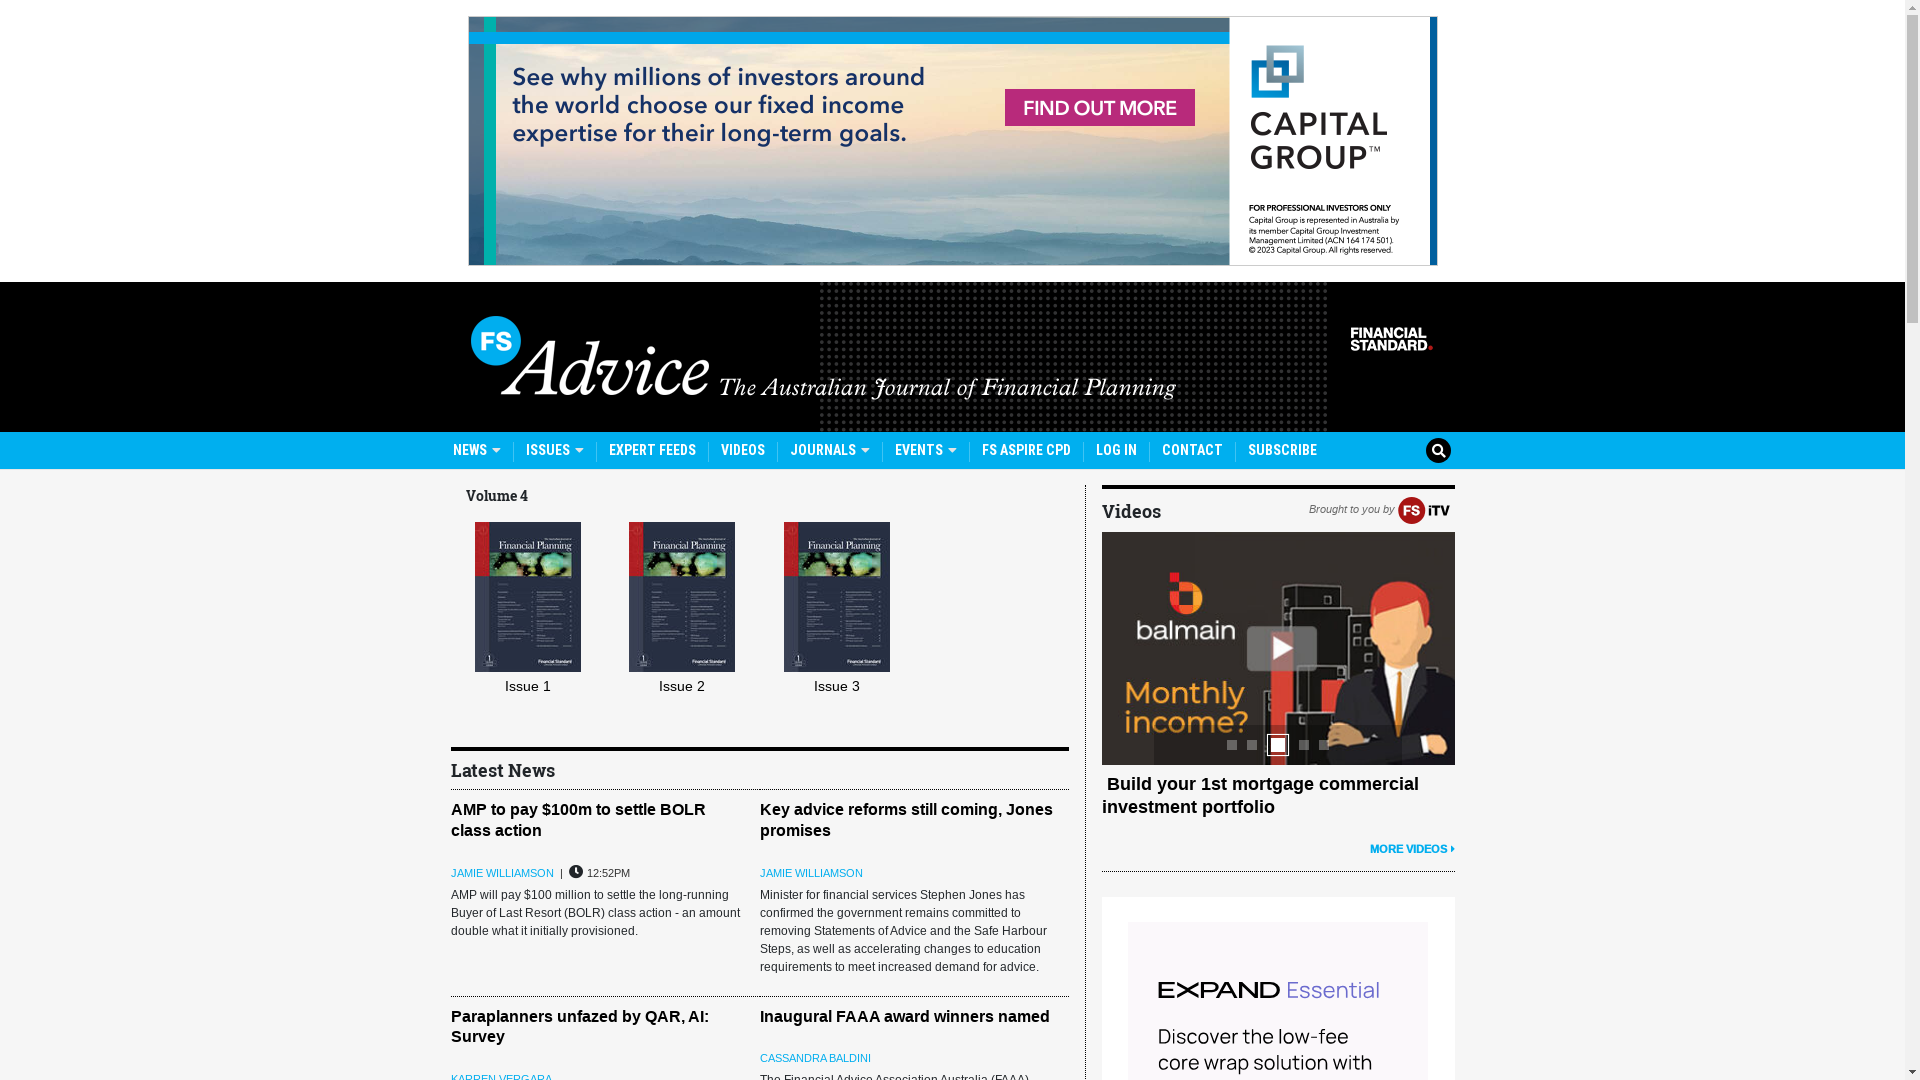 The width and height of the screenshot is (1920, 1080). Describe the element at coordinates (720, 450) in the screenshot. I see `'VIDEOS'` at that location.